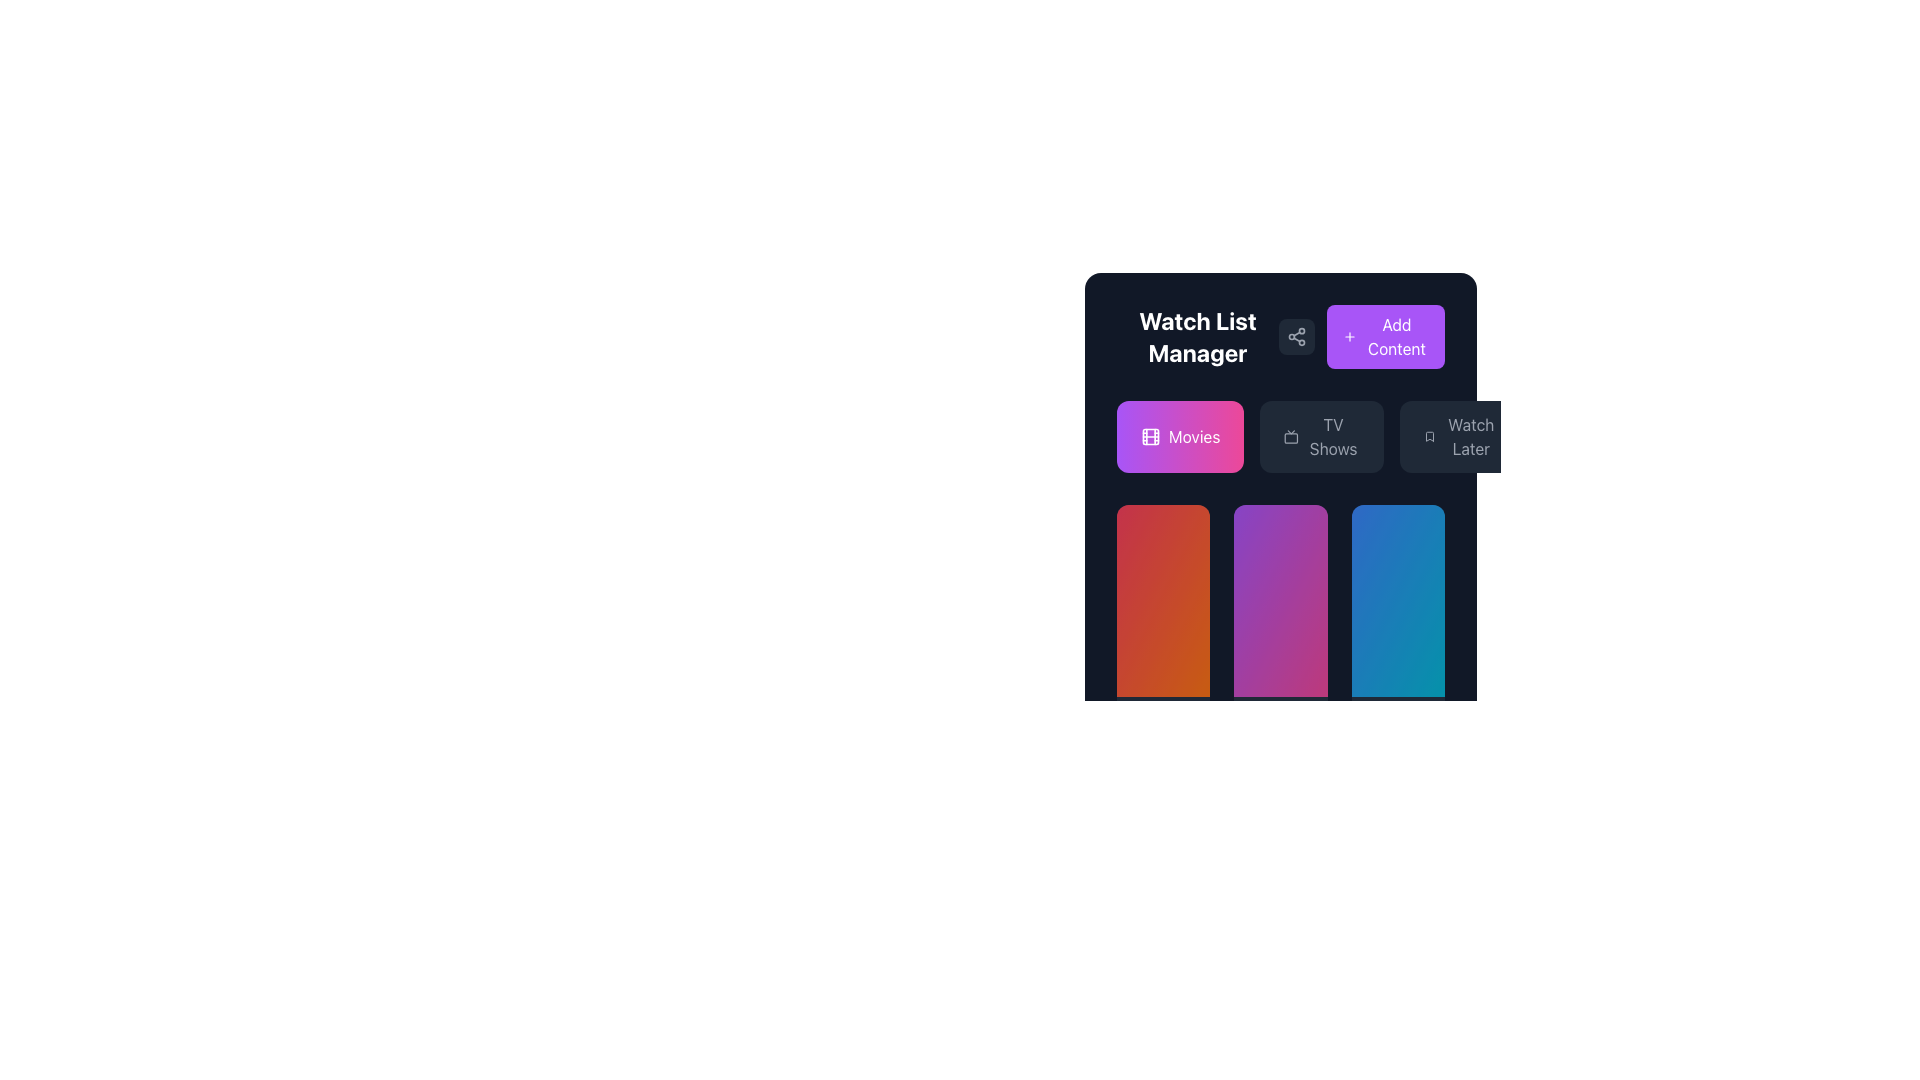  Describe the element at coordinates (1194, 435) in the screenshot. I see `the 'Movies' text label within the button, which is displayed in bold white font on a vibrant gradient background transitioning from purple to pink, located under the 'Watch List Manager' header` at that location.